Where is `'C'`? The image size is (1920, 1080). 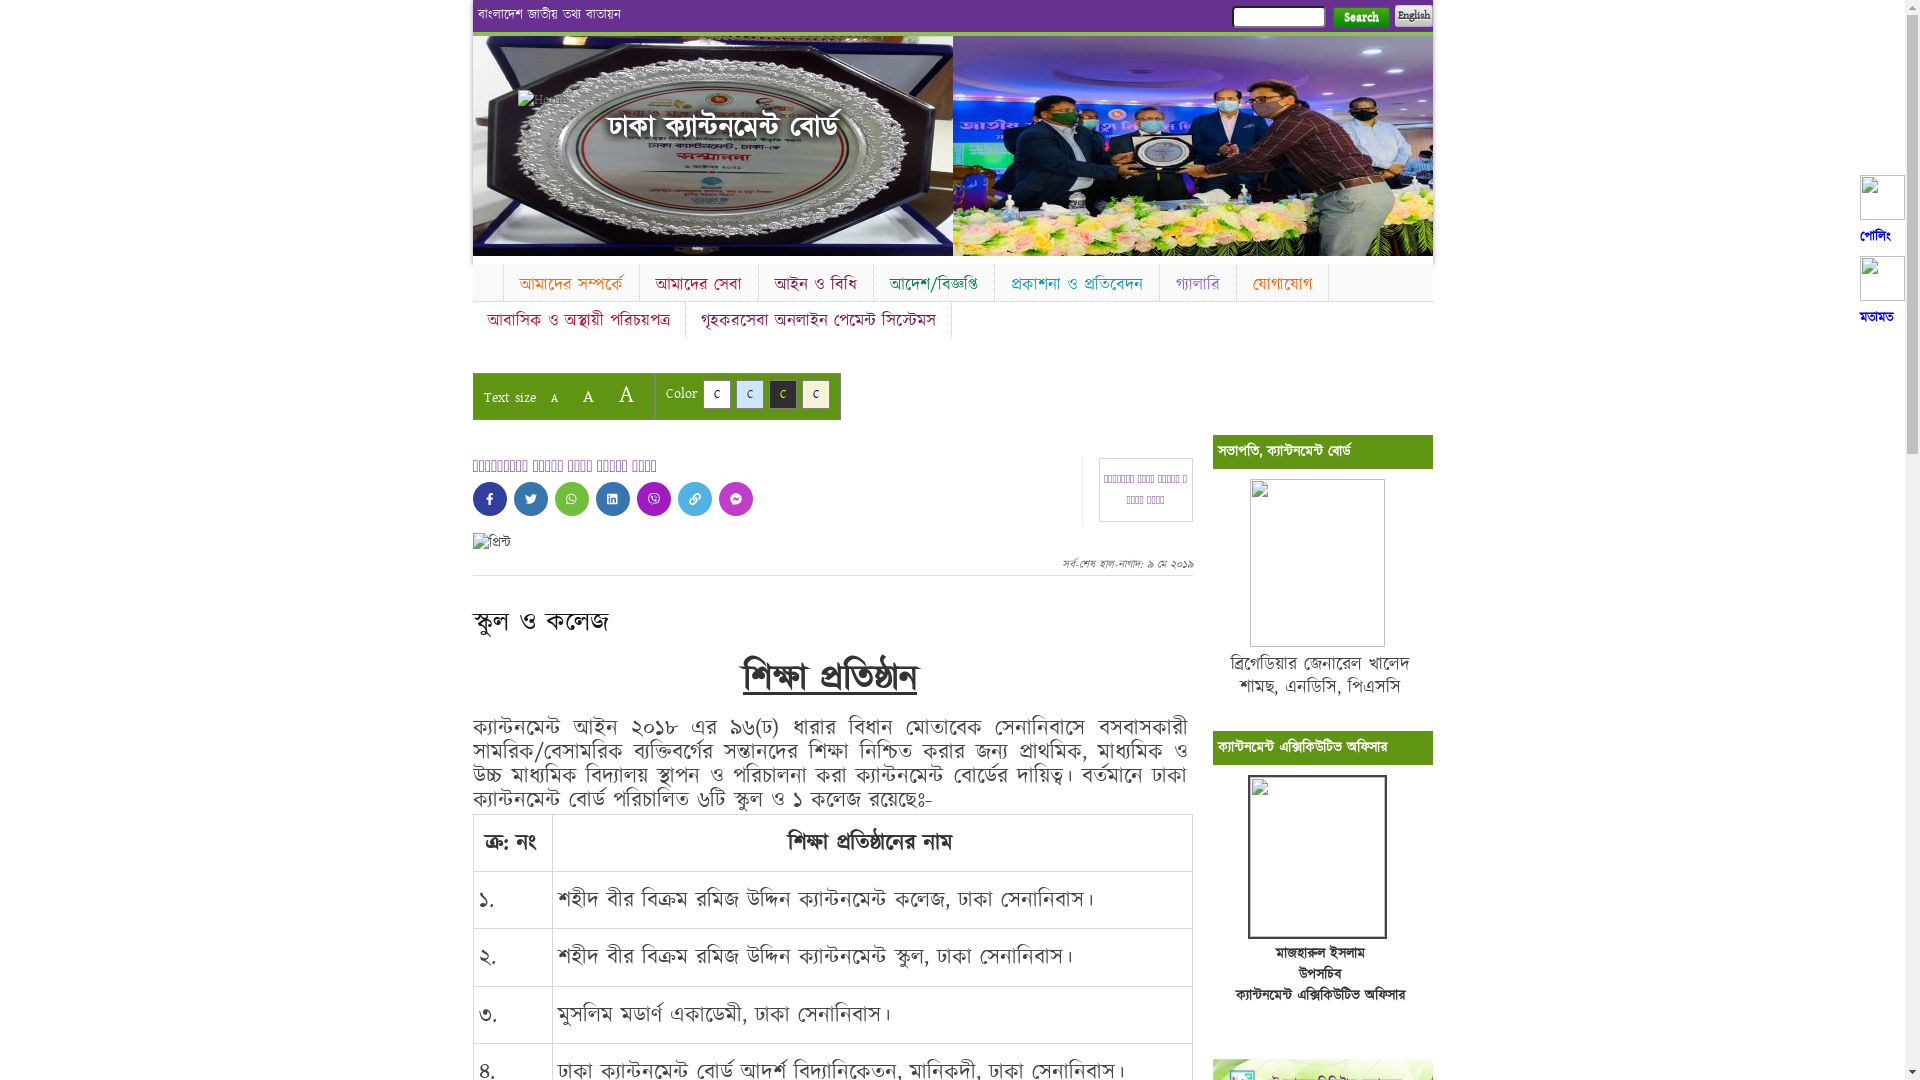
'C' is located at coordinates (767, 394).